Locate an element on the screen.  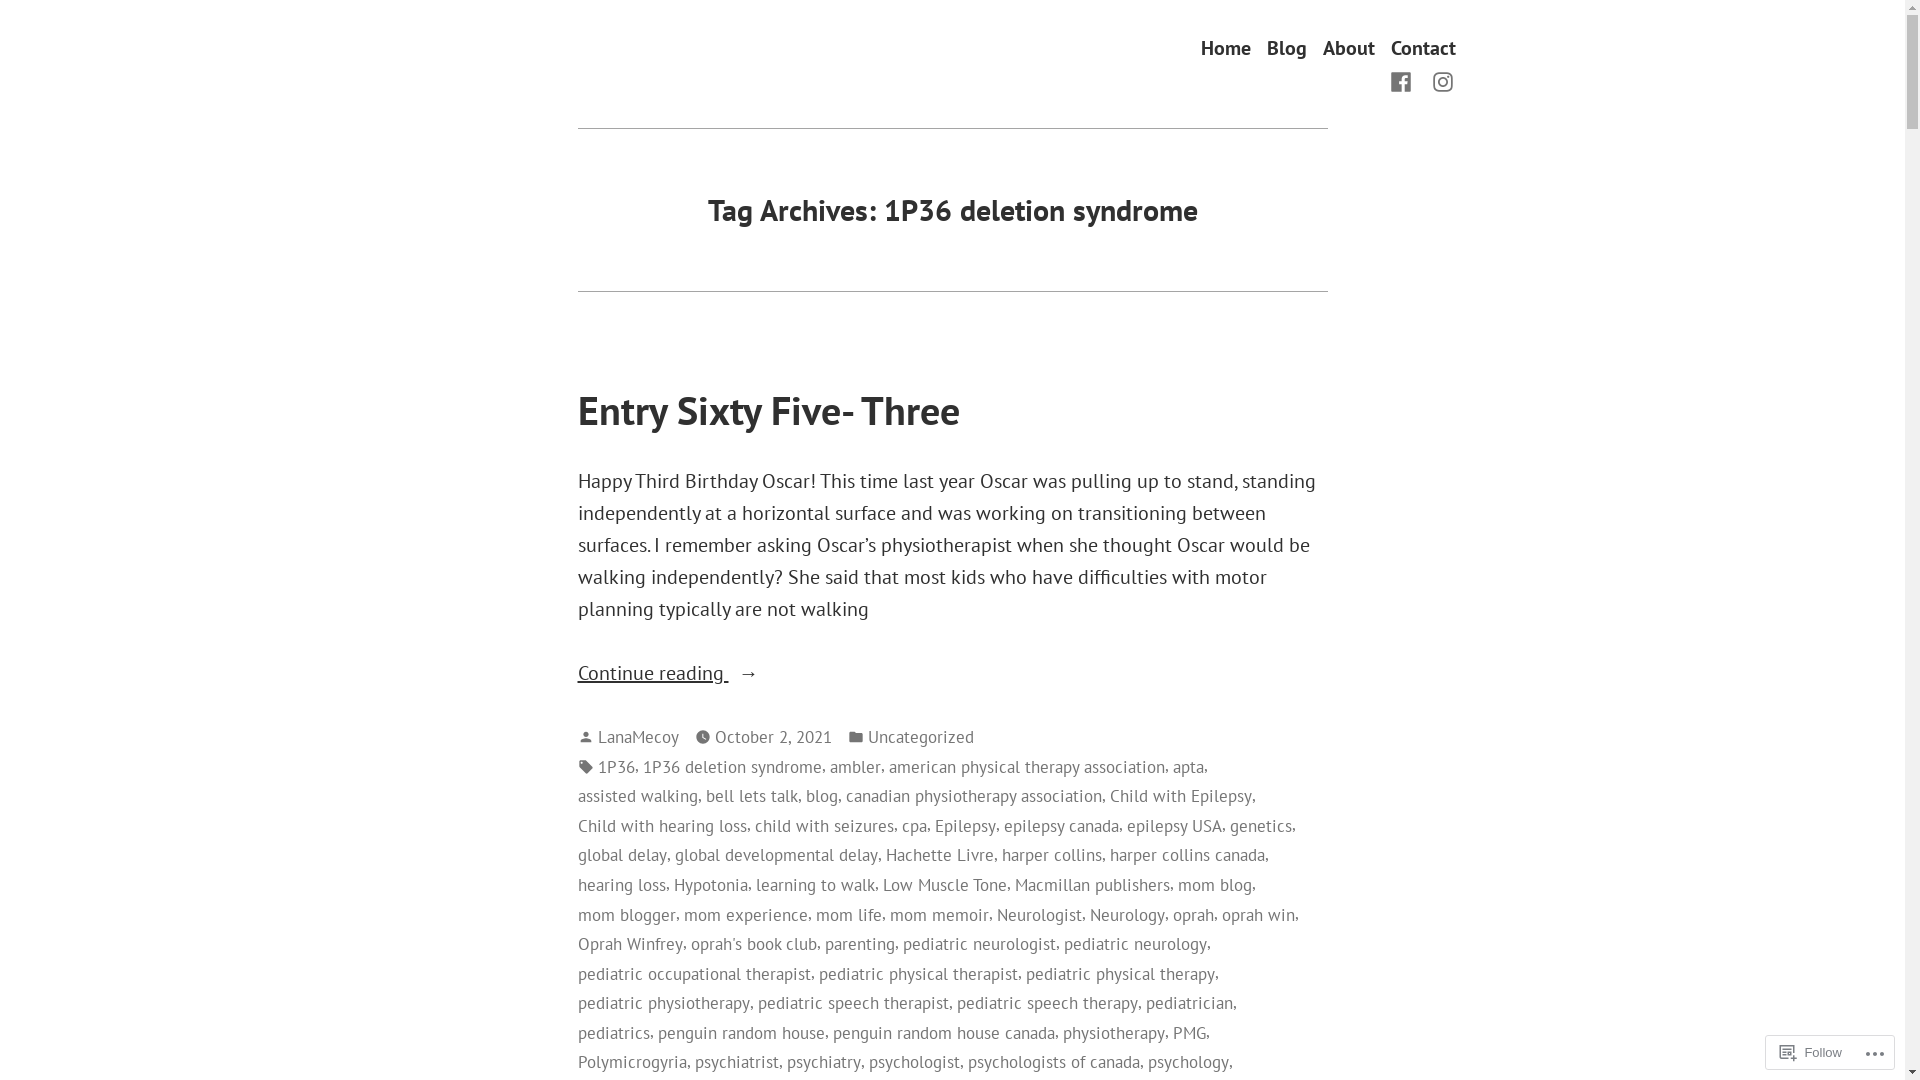
'global delay' is located at coordinates (621, 855).